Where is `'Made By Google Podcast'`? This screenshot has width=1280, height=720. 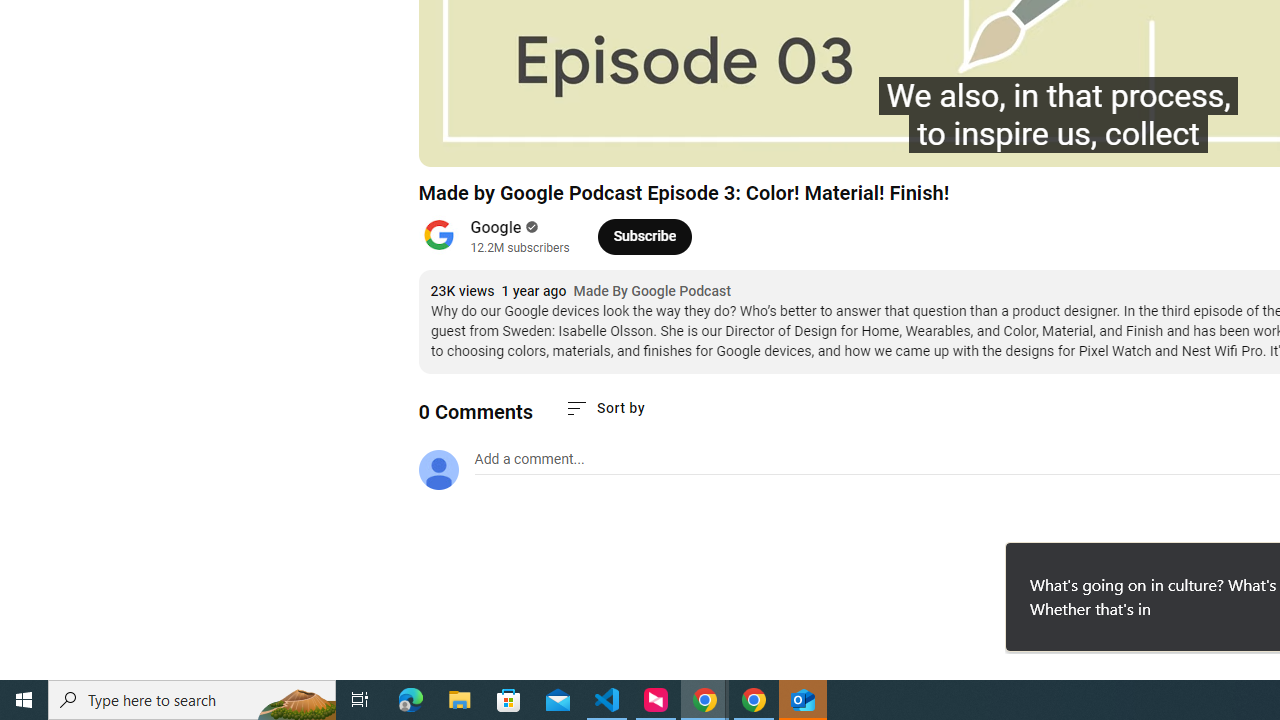
'Made By Google Podcast' is located at coordinates (652, 291).